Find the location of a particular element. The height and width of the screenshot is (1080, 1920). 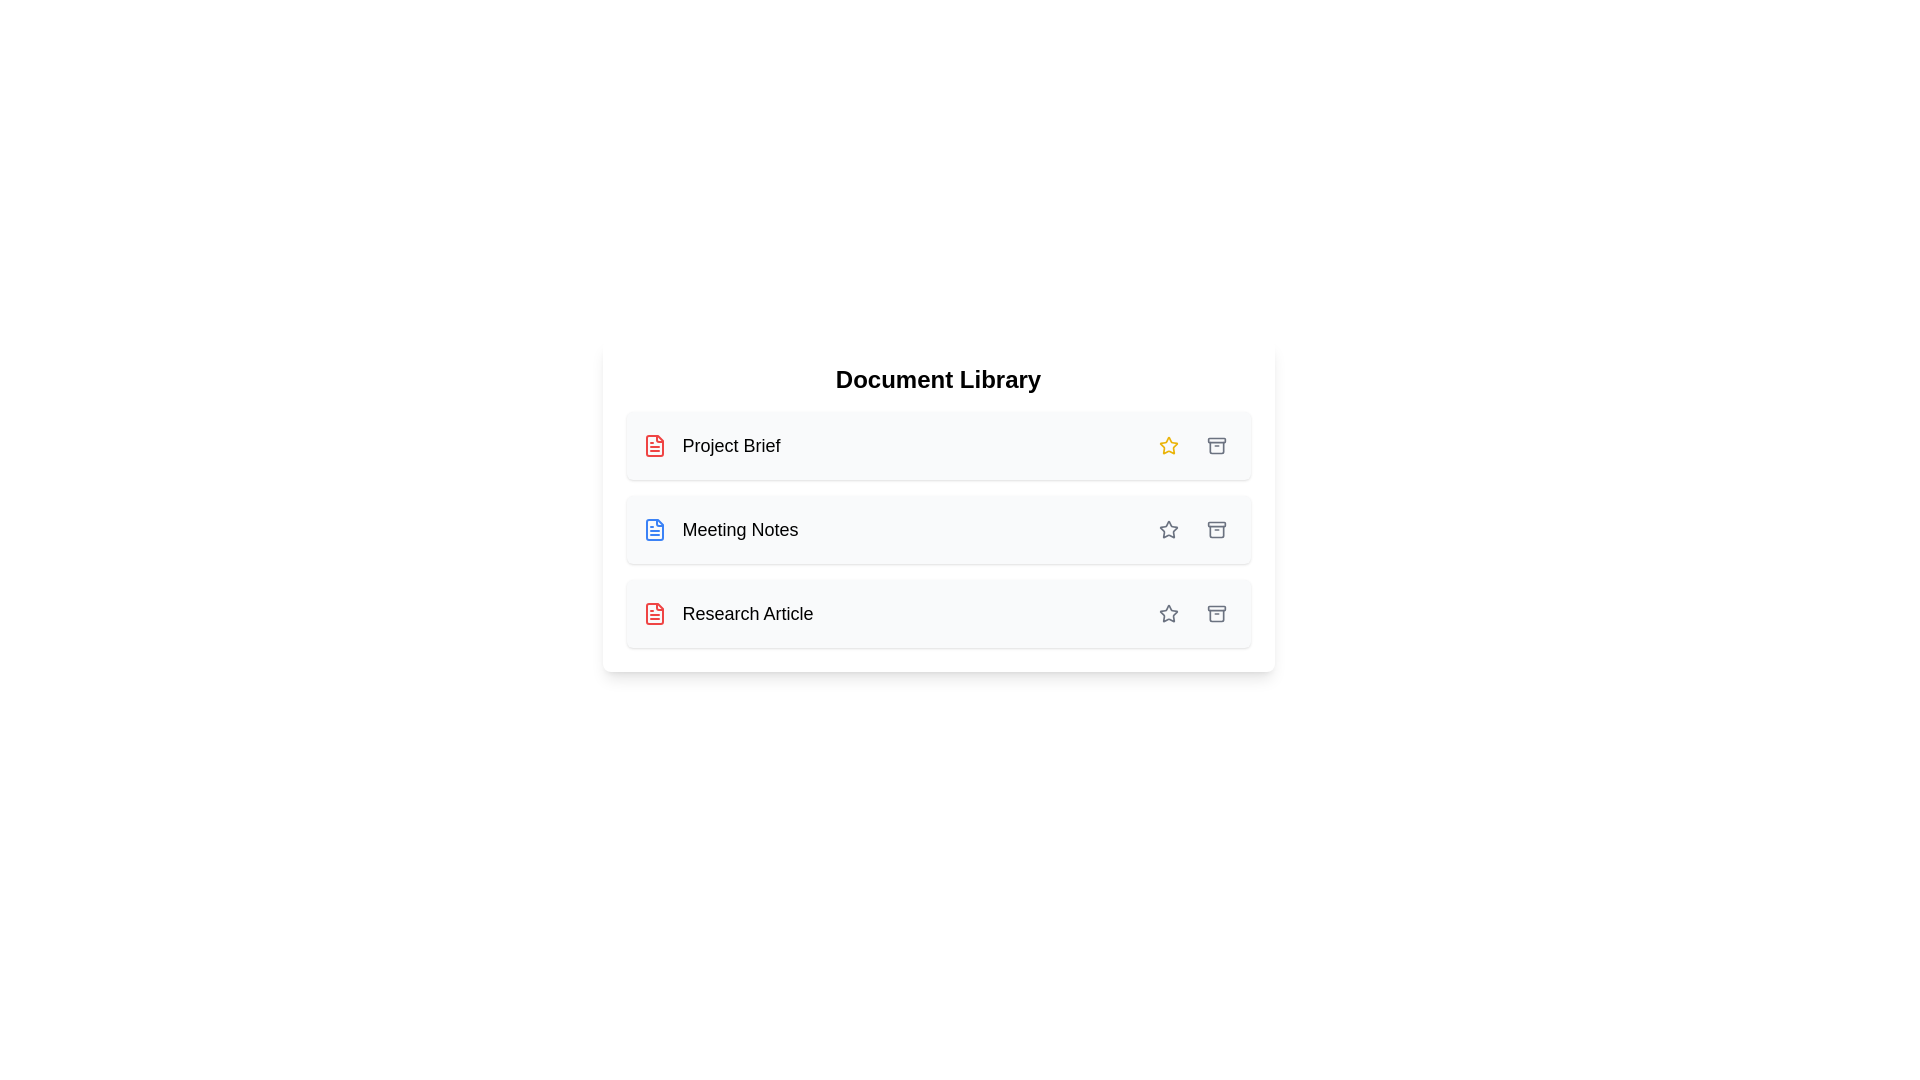

the star icon corresponding to the document named Project Brief to toggle its favorite status is located at coordinates (1168, 445).